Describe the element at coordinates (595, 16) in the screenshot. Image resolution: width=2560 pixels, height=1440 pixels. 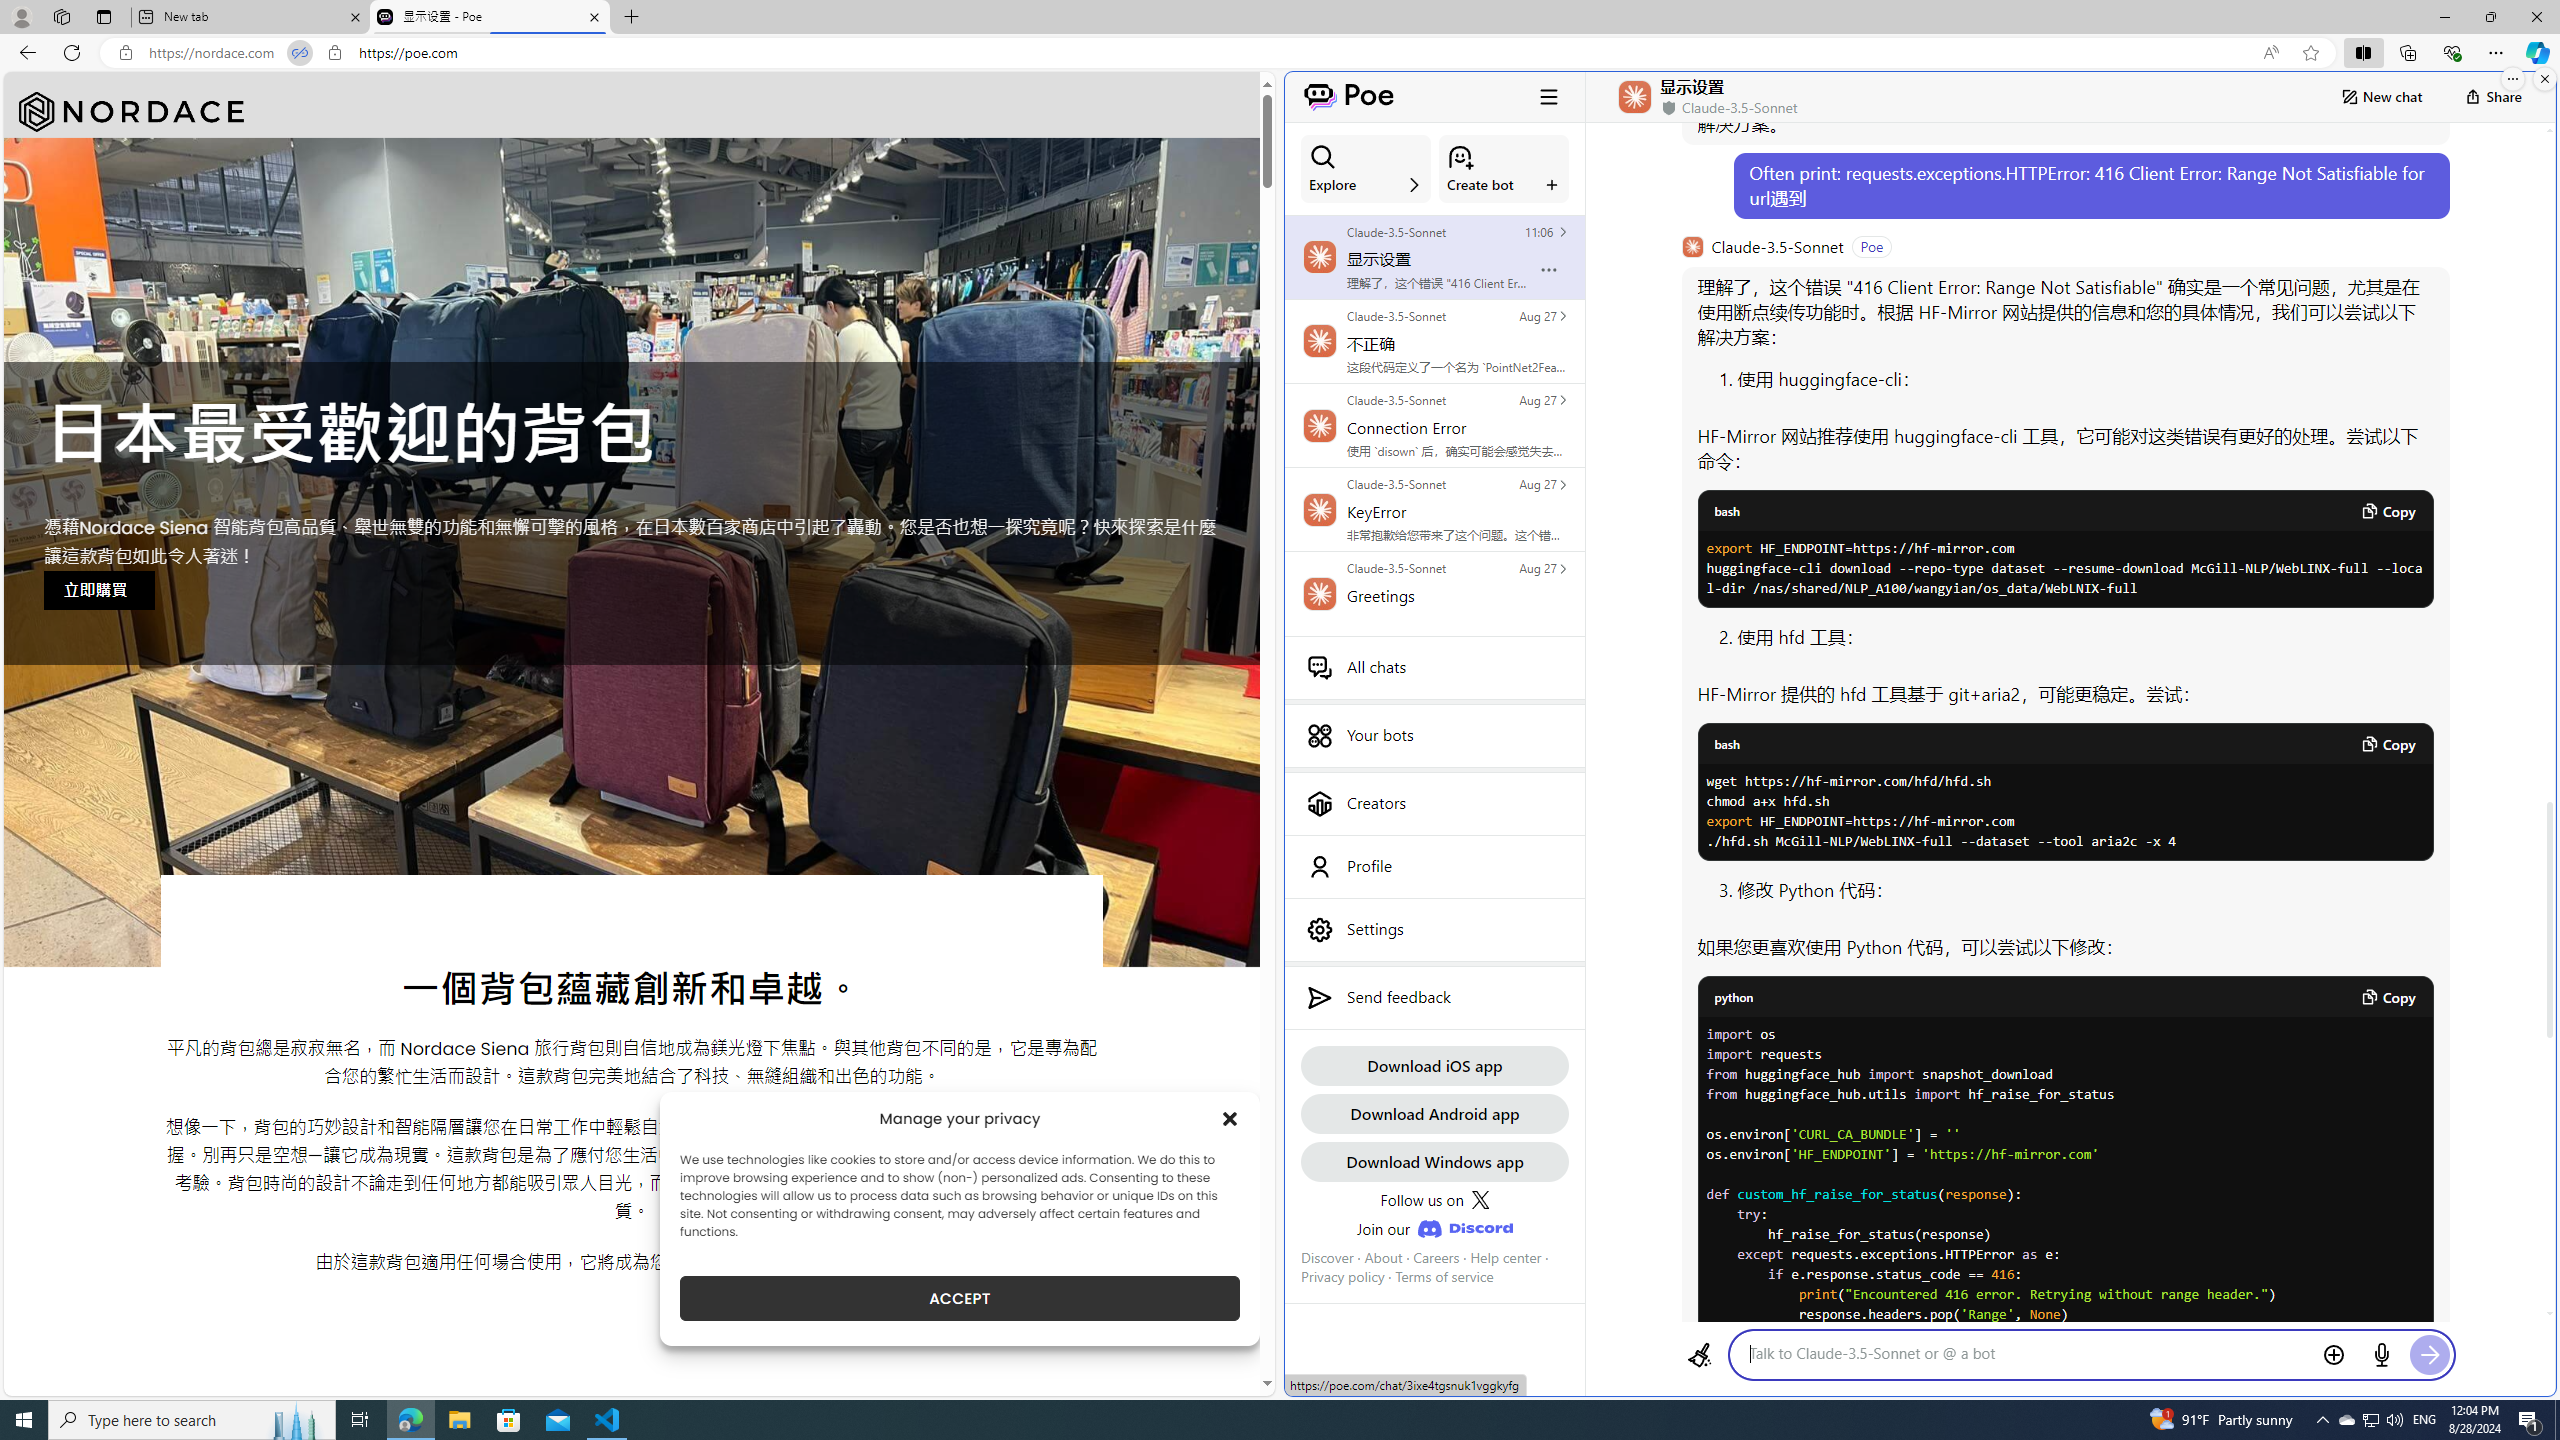
I see `'Close tab'` at that location.